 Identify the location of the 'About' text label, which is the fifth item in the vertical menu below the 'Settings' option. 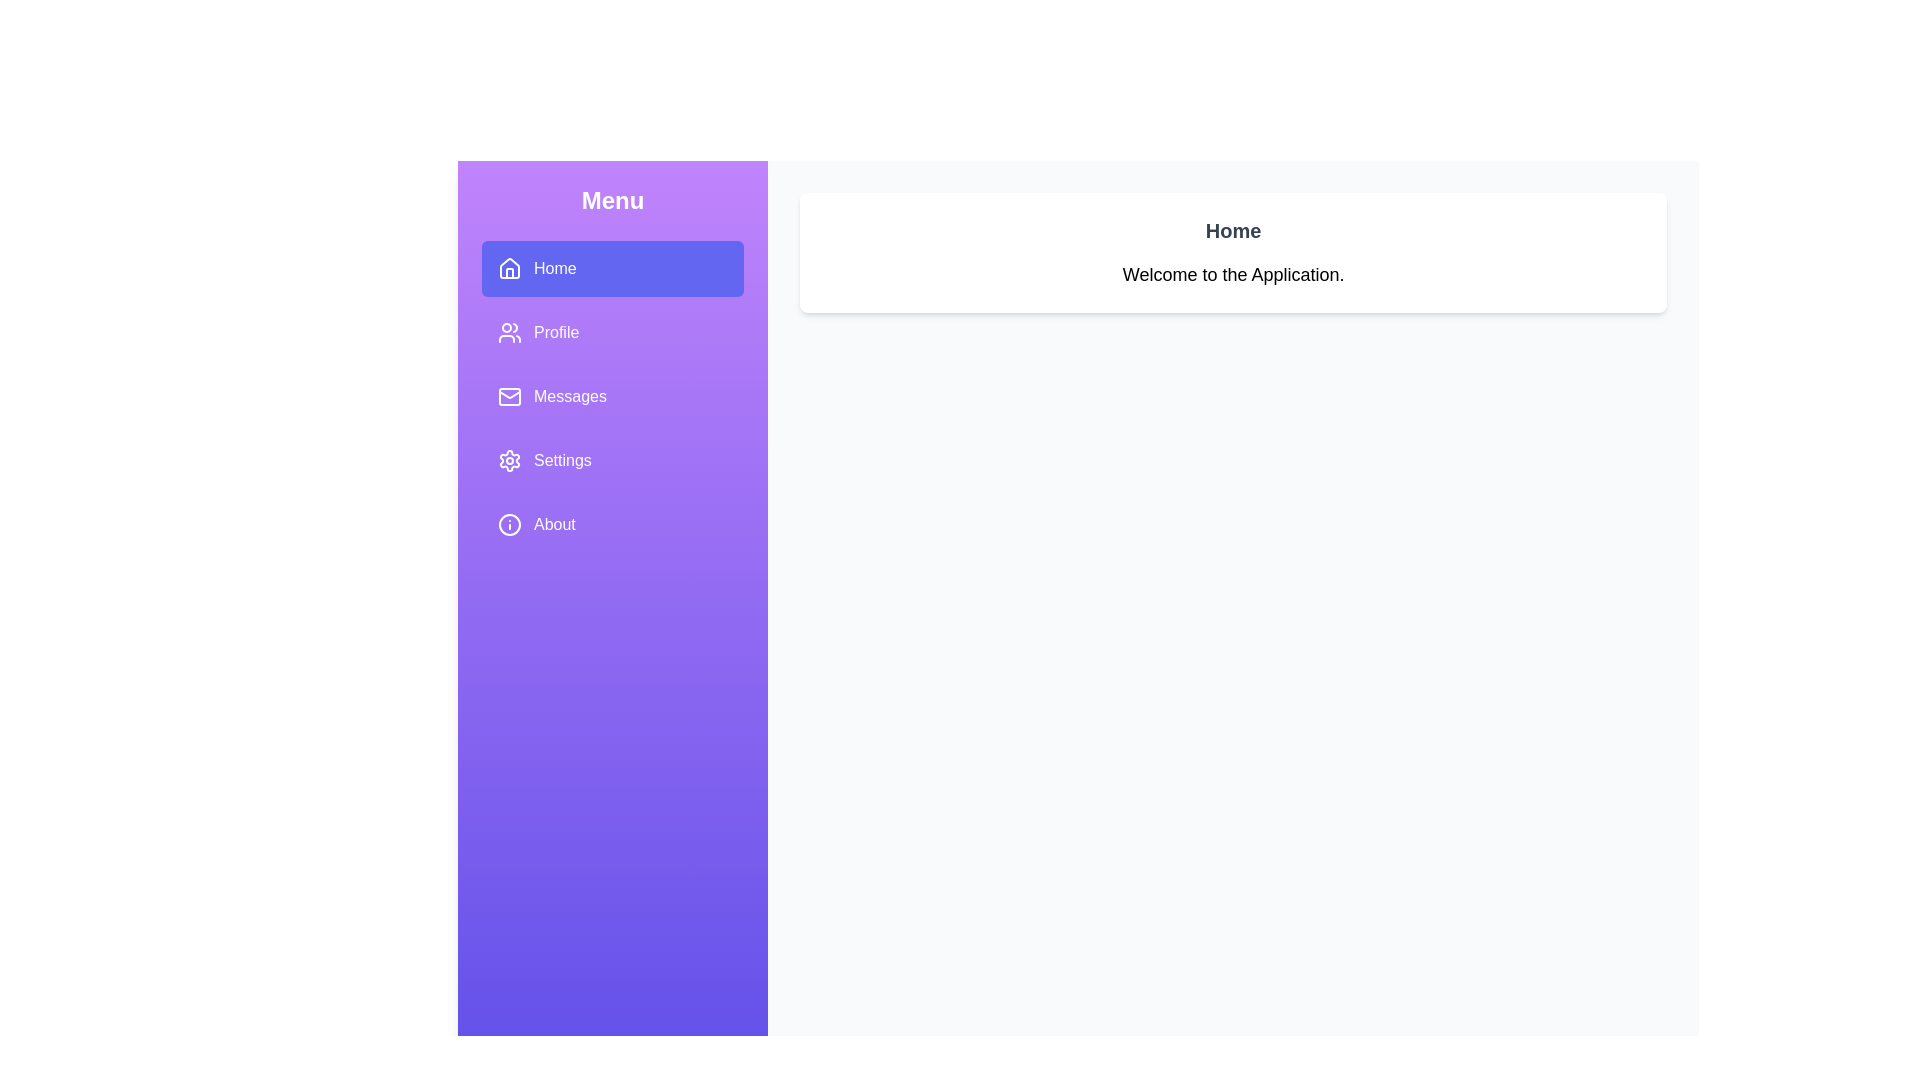
(554, 523).